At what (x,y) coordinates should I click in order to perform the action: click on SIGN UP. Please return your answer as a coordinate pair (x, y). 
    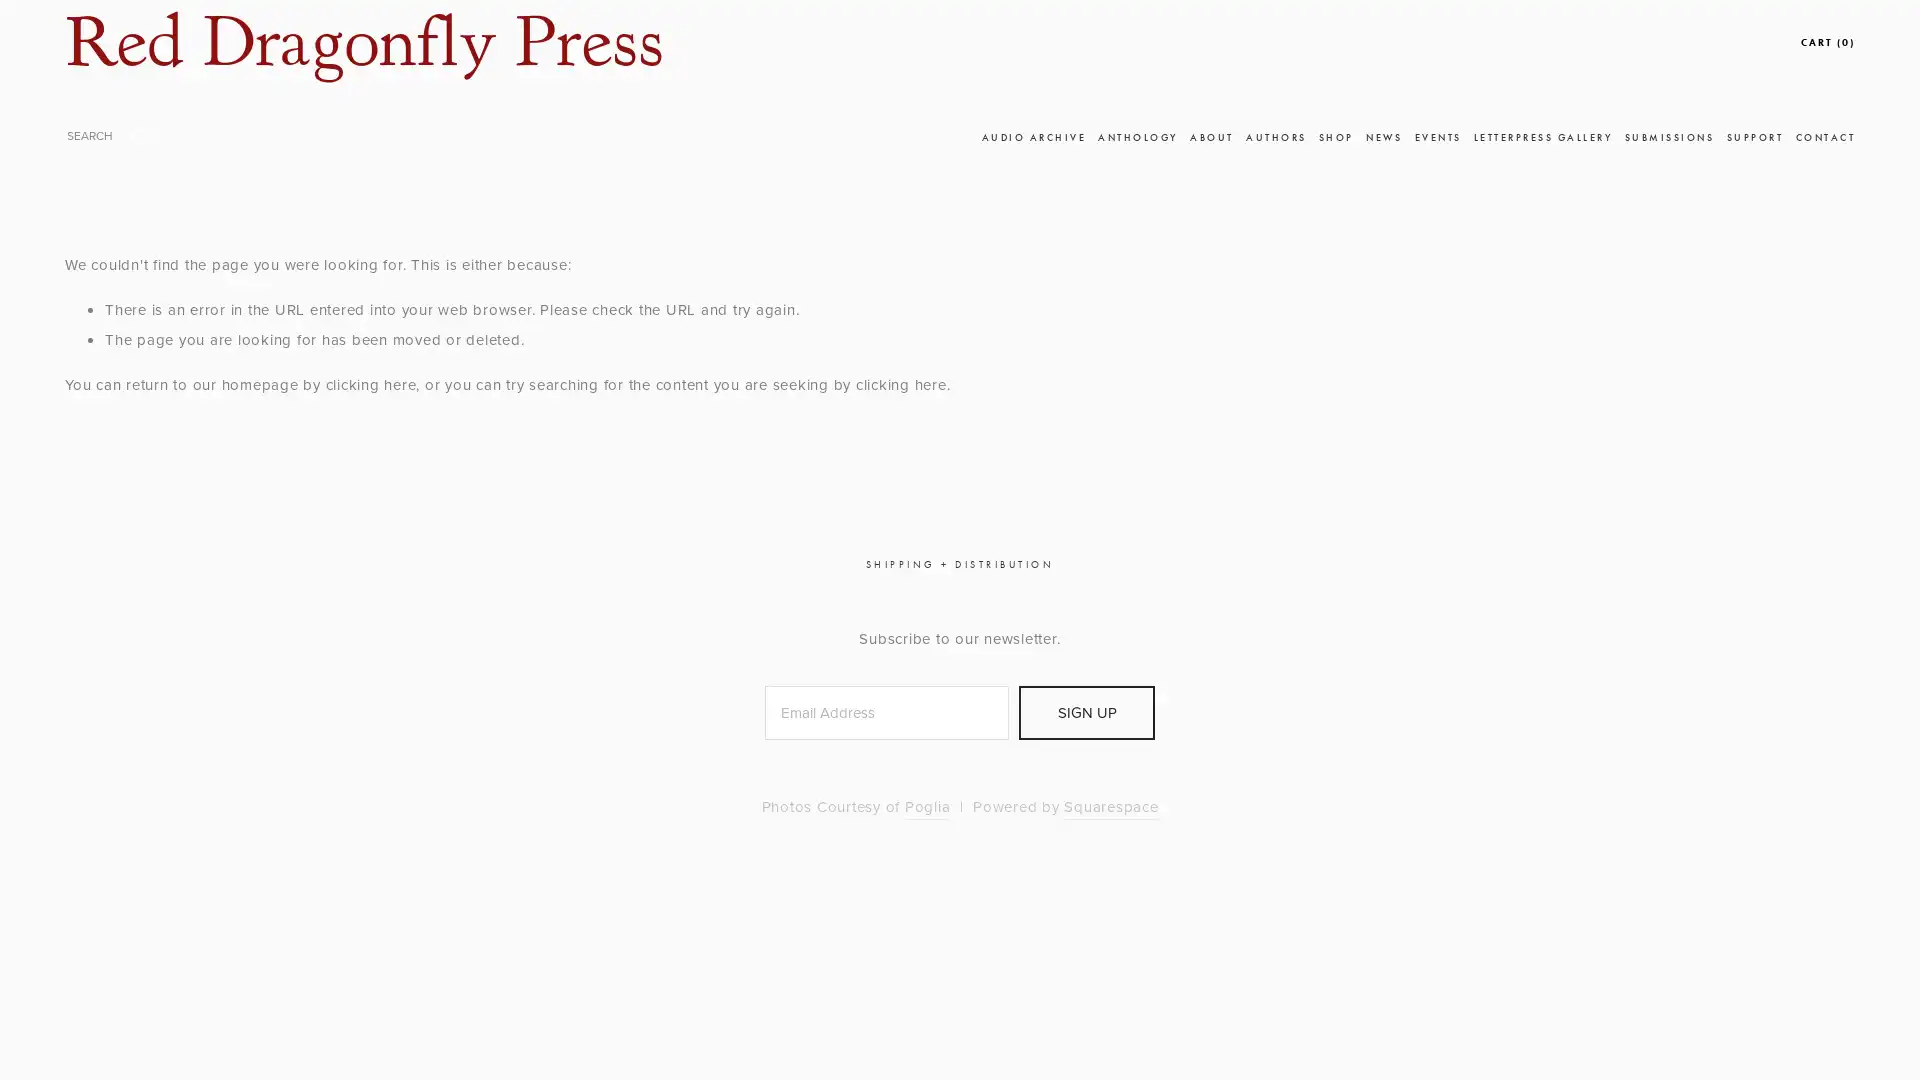
    Looking at the image, I should click on (1085, 712).